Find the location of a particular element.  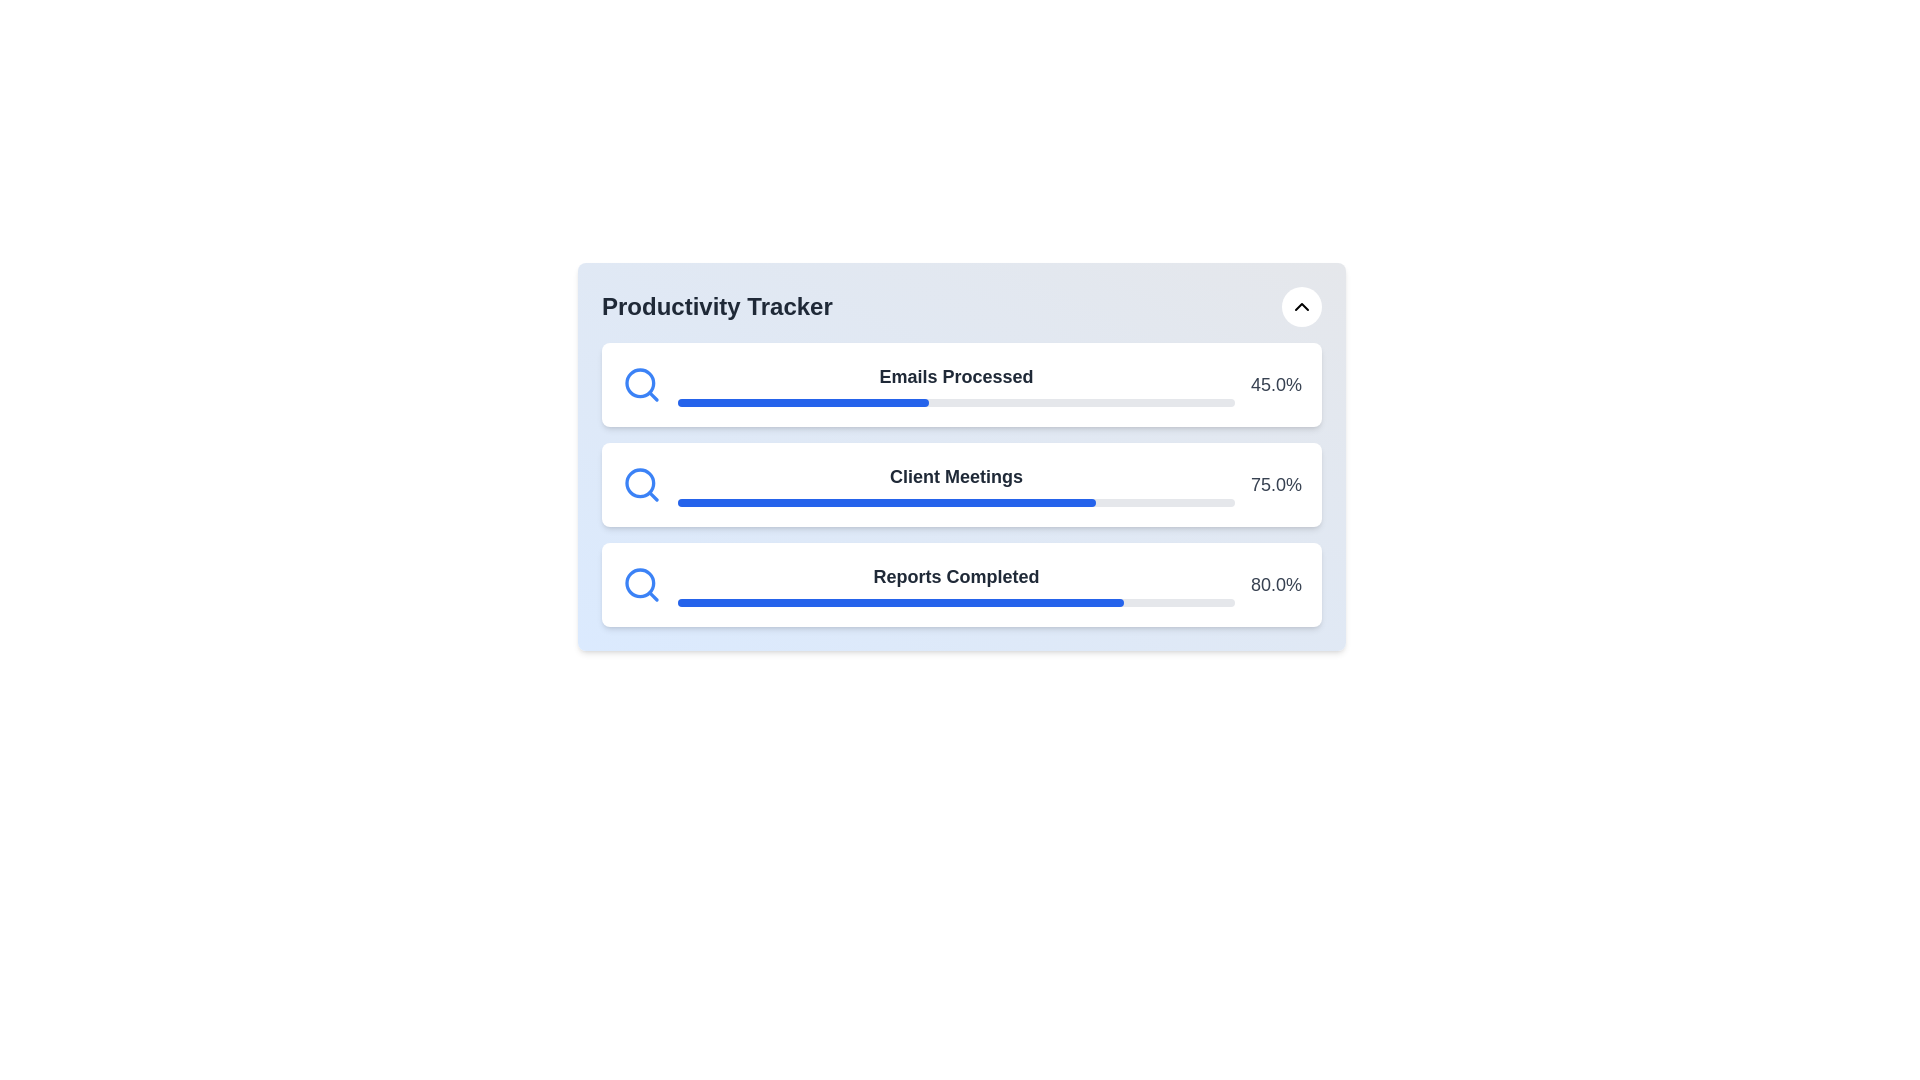

the upward-pointing chevron icon button located at the top-right corner of the main productivity tracker interface is located at coordinates (1301, 307).